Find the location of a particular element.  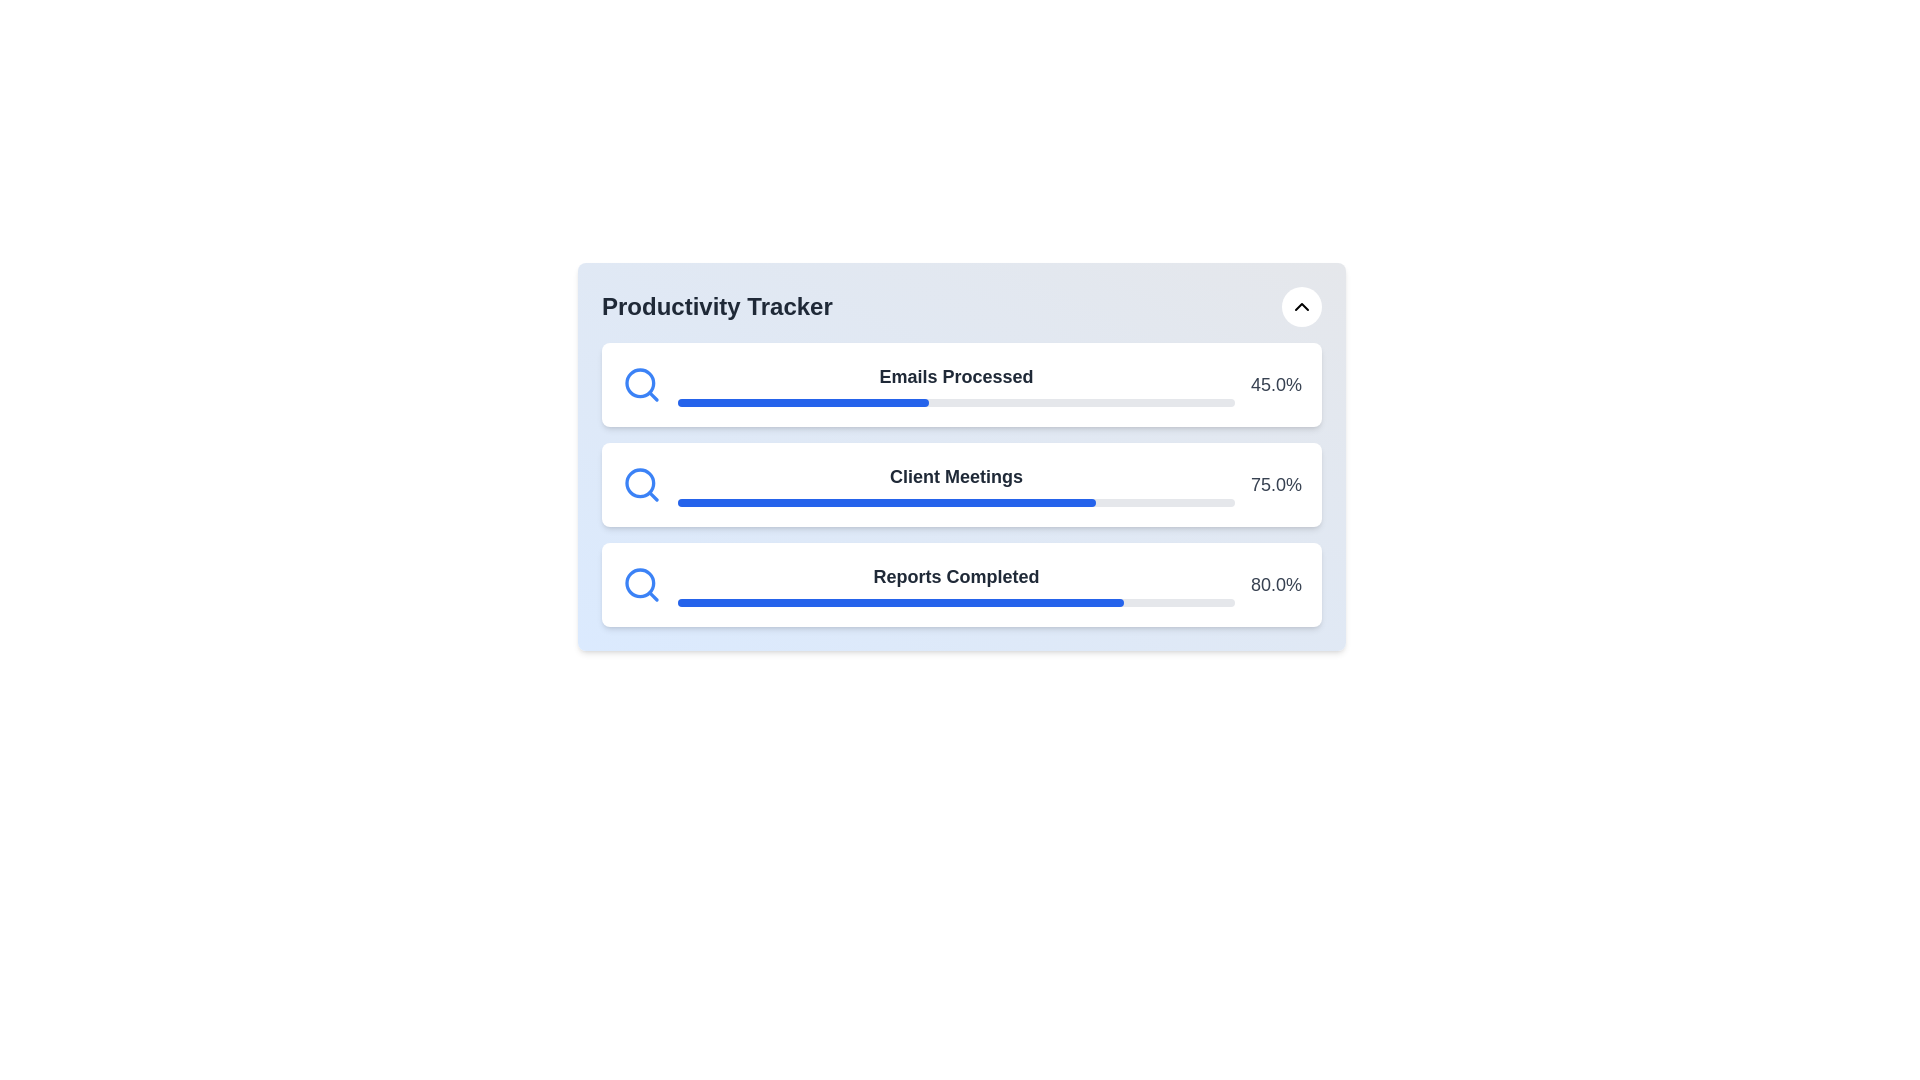

the upward-pointing chevron icon button located at the top-right corner of the main productivity tracker interface is located at coordinates (1301, 307).